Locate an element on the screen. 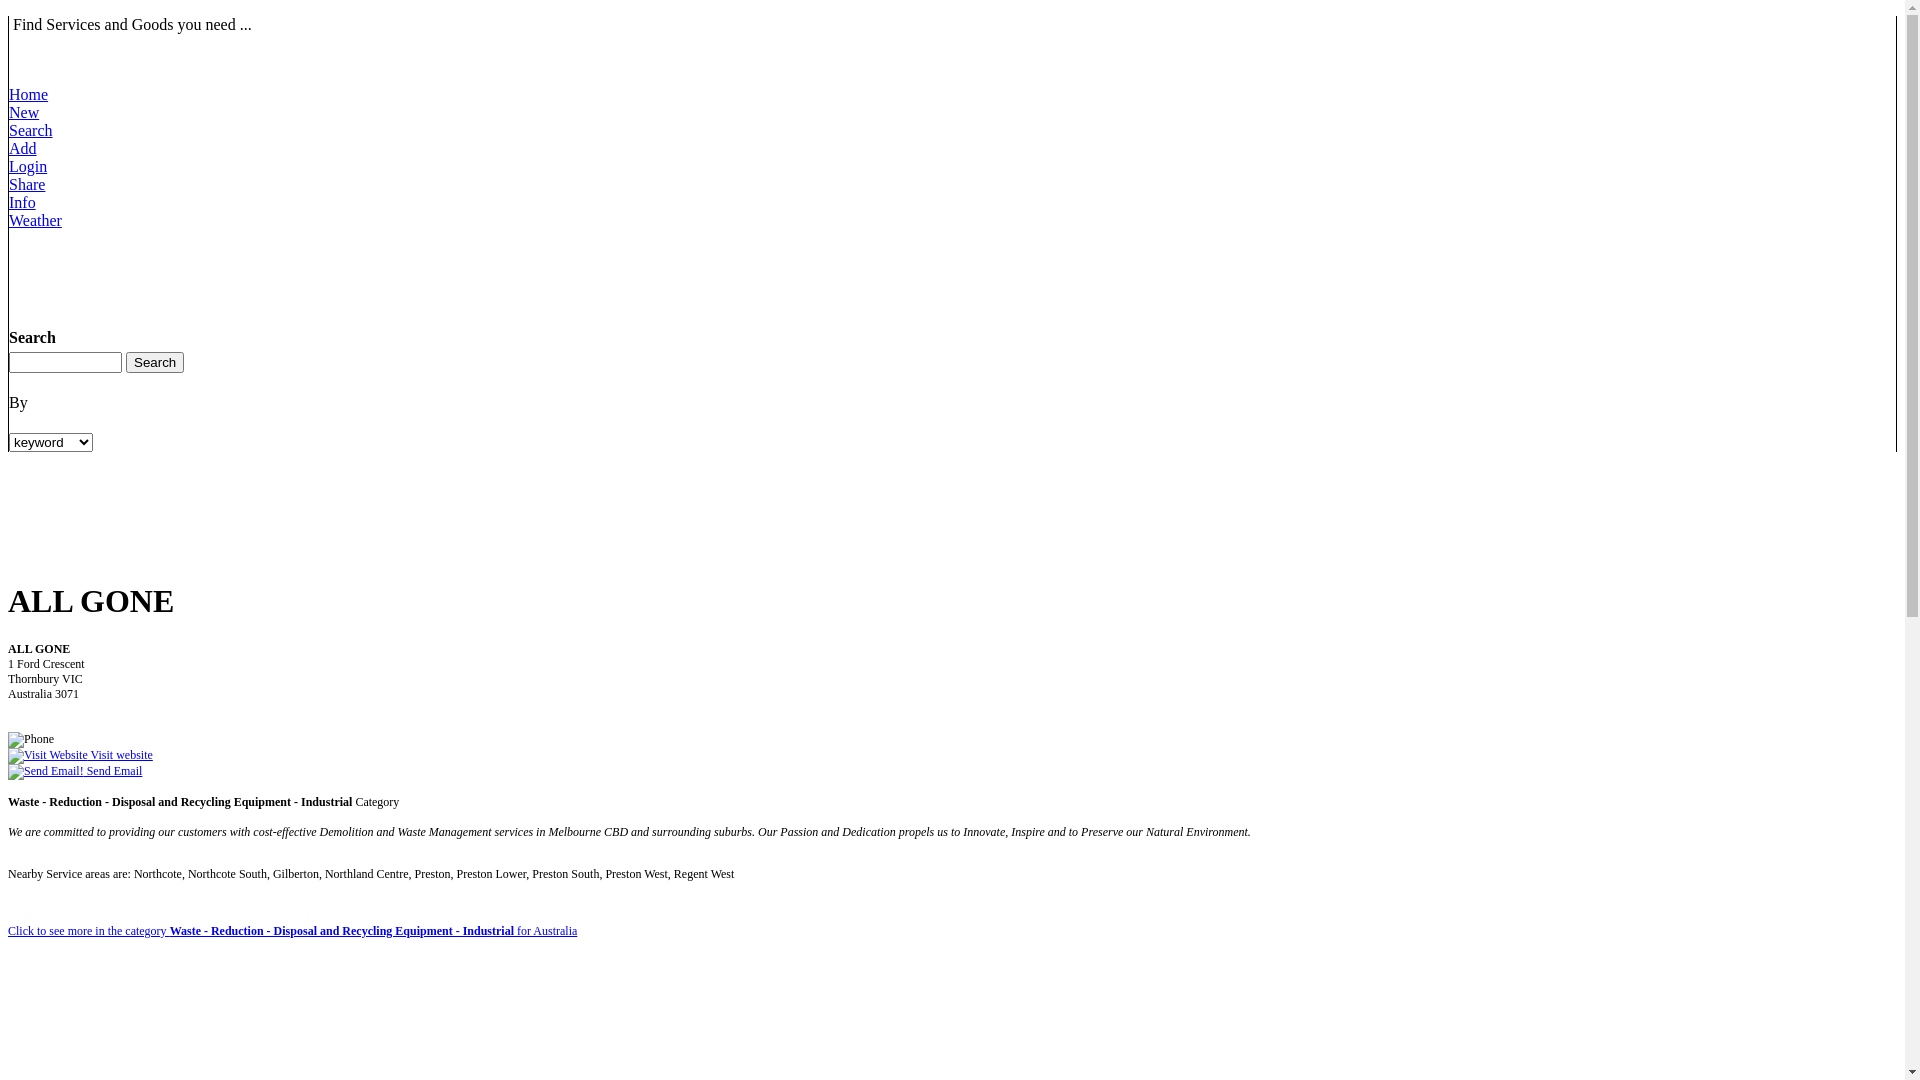 This screenshot has width=1920, height=1080. 'Send Email' is located at coordinates (75, 770).